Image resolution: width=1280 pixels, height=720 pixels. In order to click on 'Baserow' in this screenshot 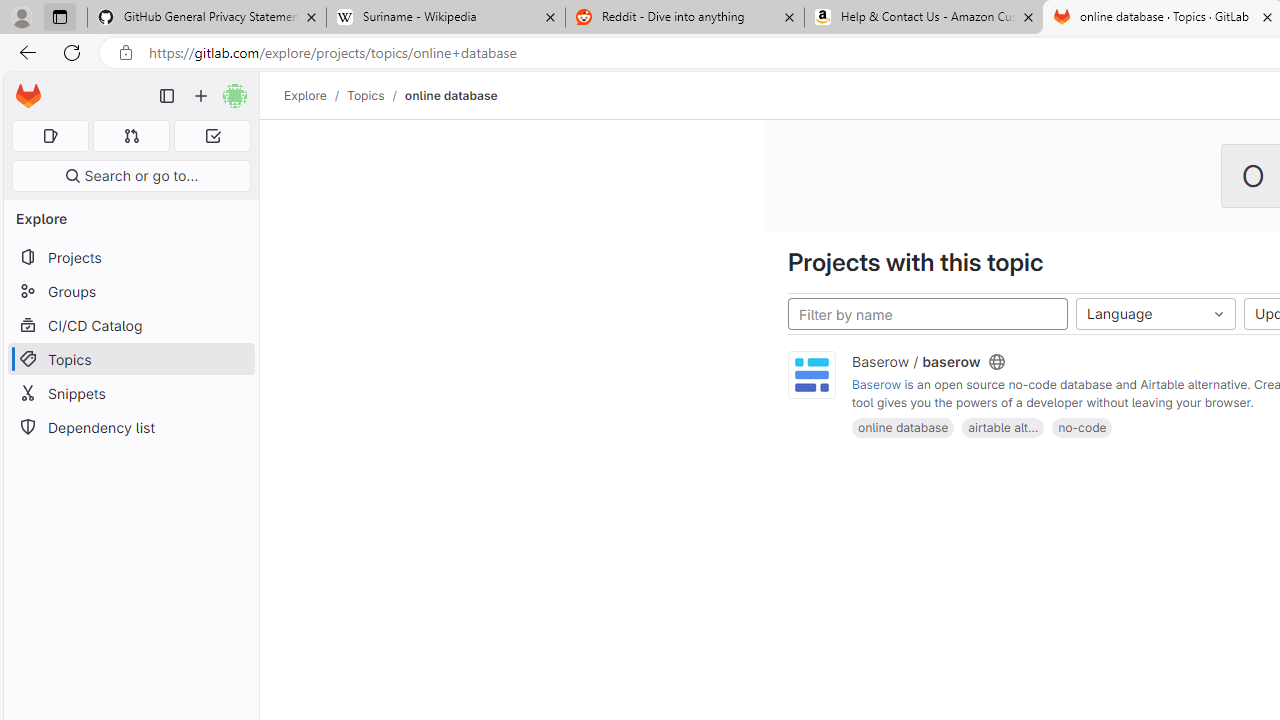, I will do `click(877, 385)`.